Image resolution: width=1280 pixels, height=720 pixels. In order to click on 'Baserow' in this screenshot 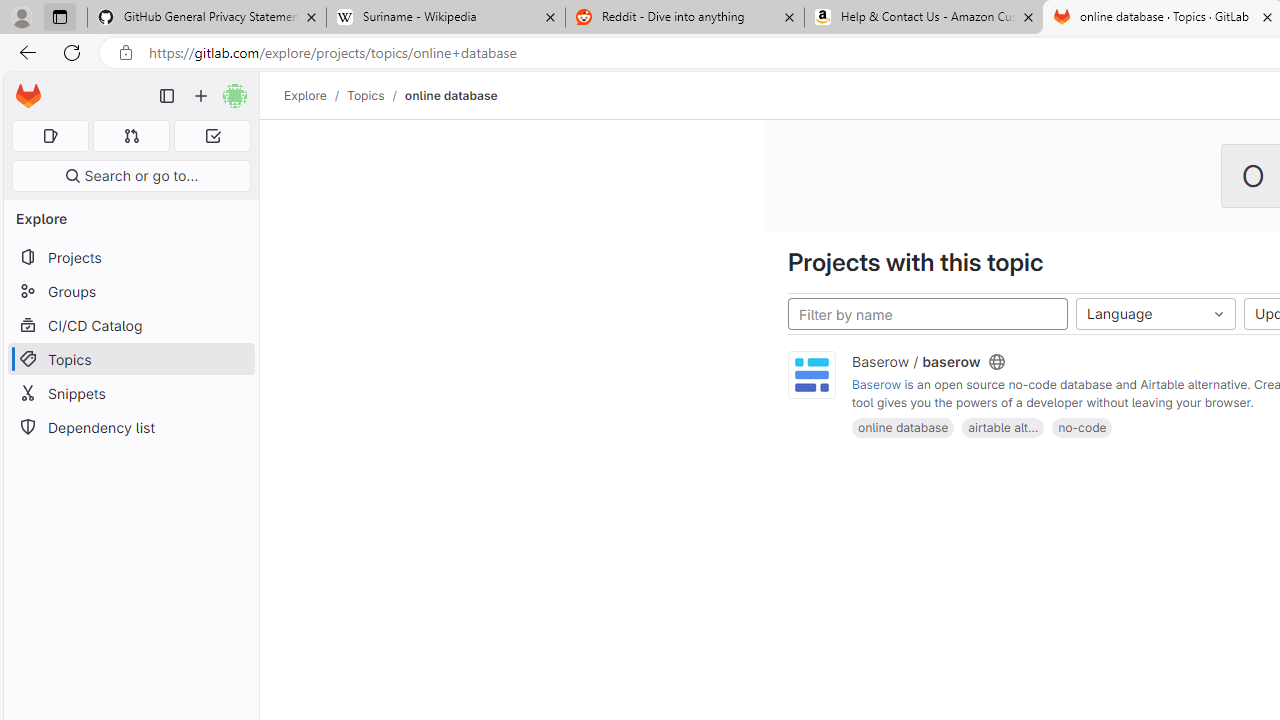, I will do `click(877, 385)`.